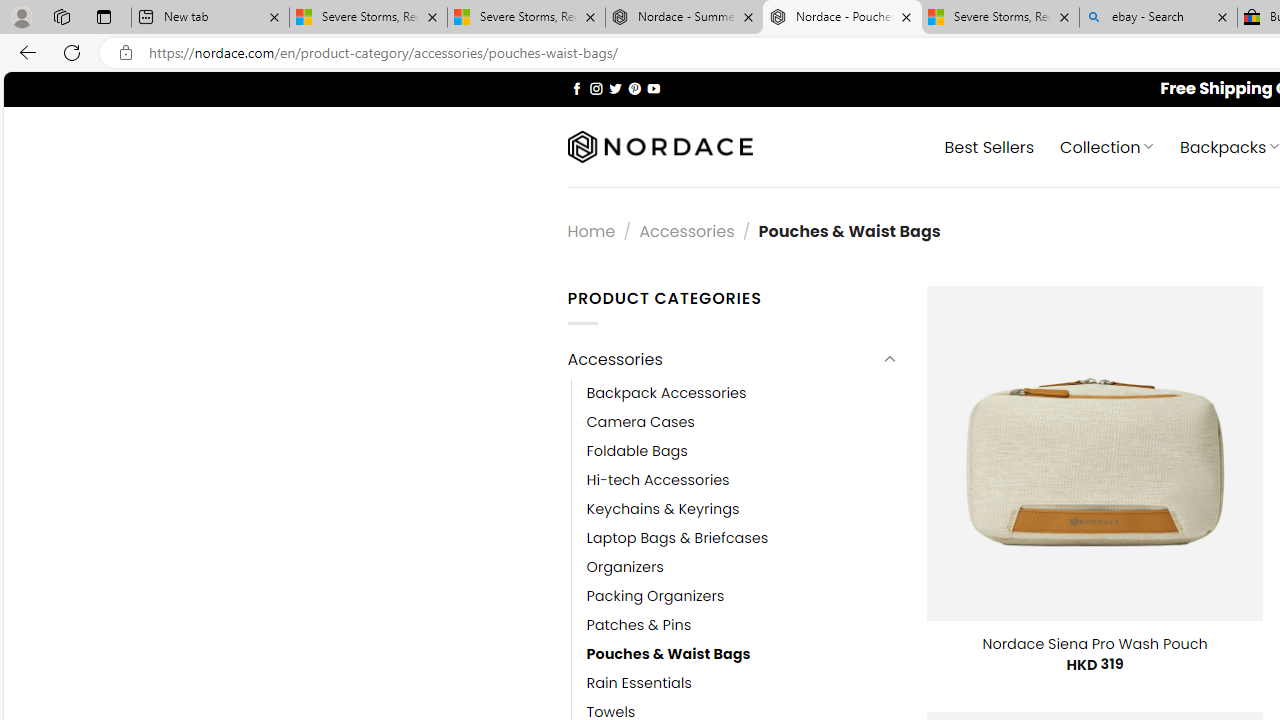  I want to click on 'Foldable Bags', so click(636, 451).